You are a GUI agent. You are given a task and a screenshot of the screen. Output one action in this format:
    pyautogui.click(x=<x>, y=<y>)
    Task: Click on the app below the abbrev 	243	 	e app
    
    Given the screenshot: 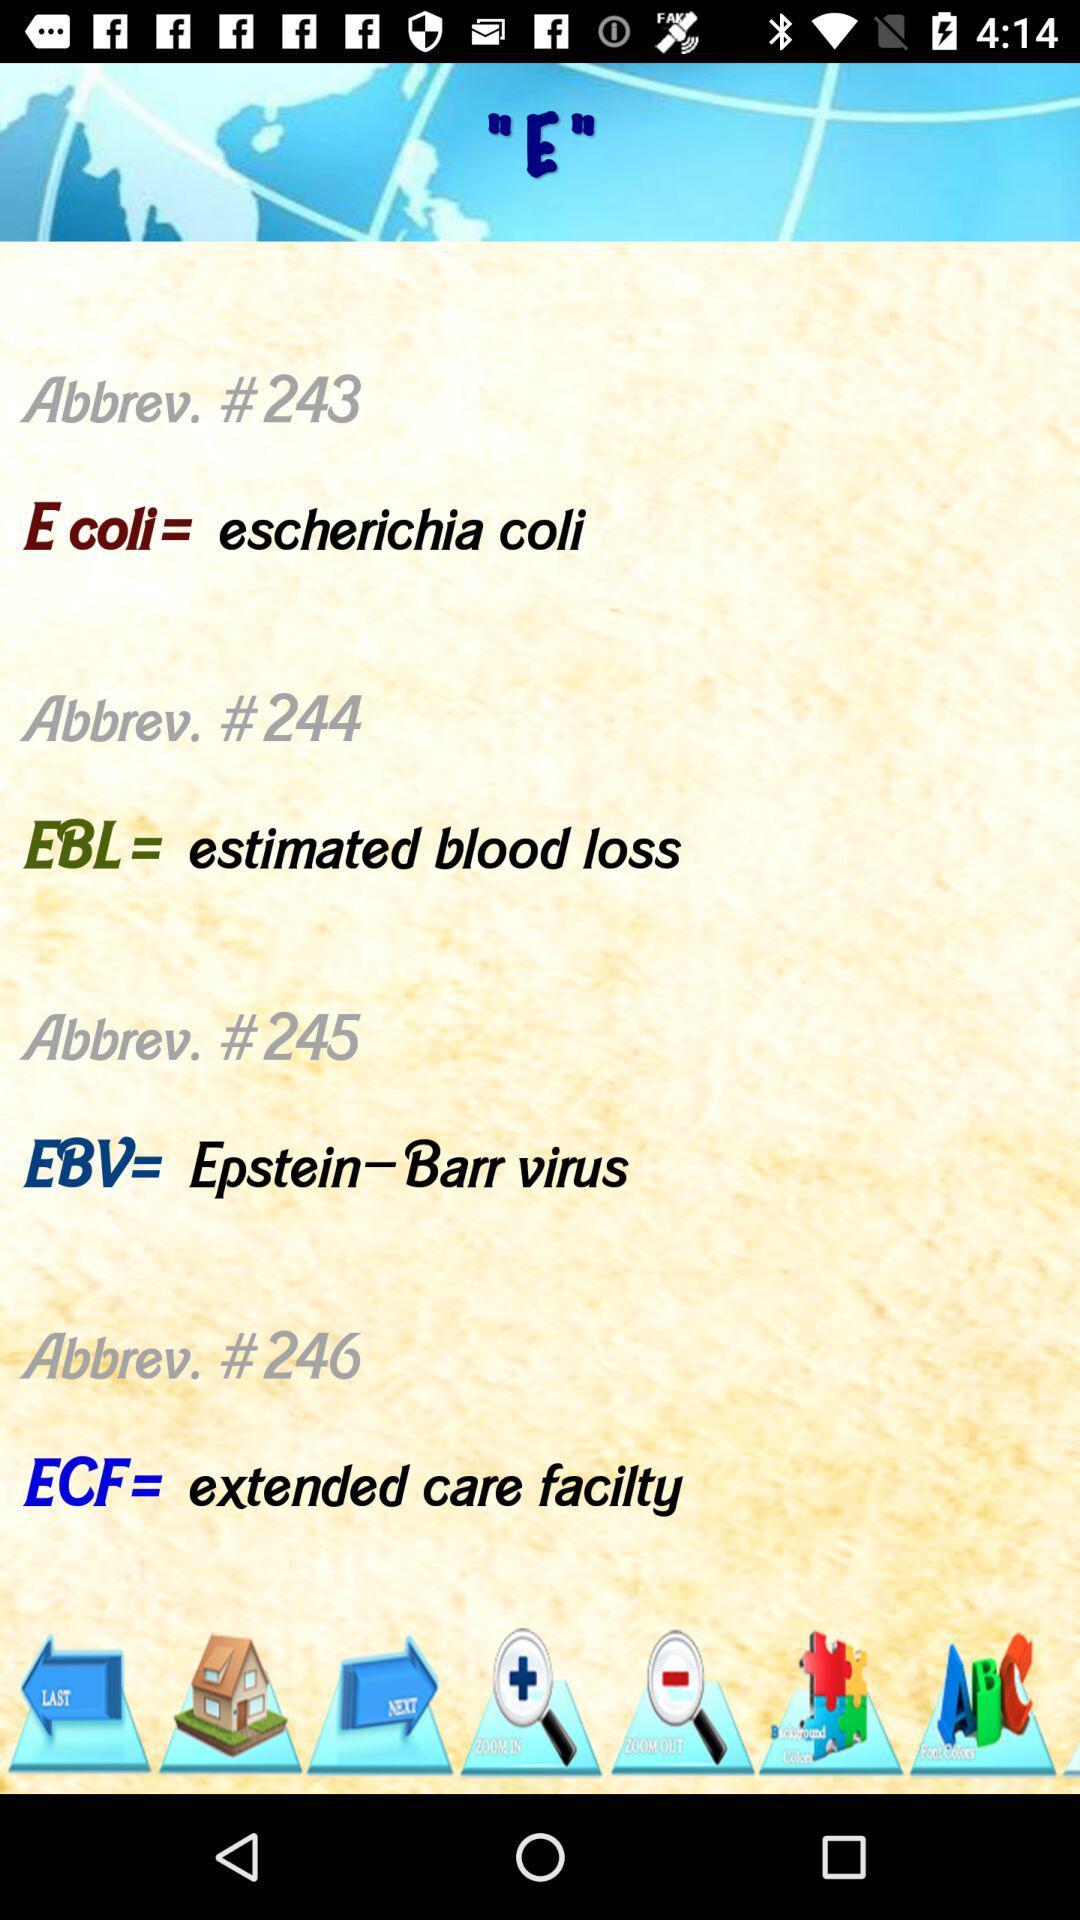 What is the action you would take?
    pyautogui.click(x=77, y=1702)
    